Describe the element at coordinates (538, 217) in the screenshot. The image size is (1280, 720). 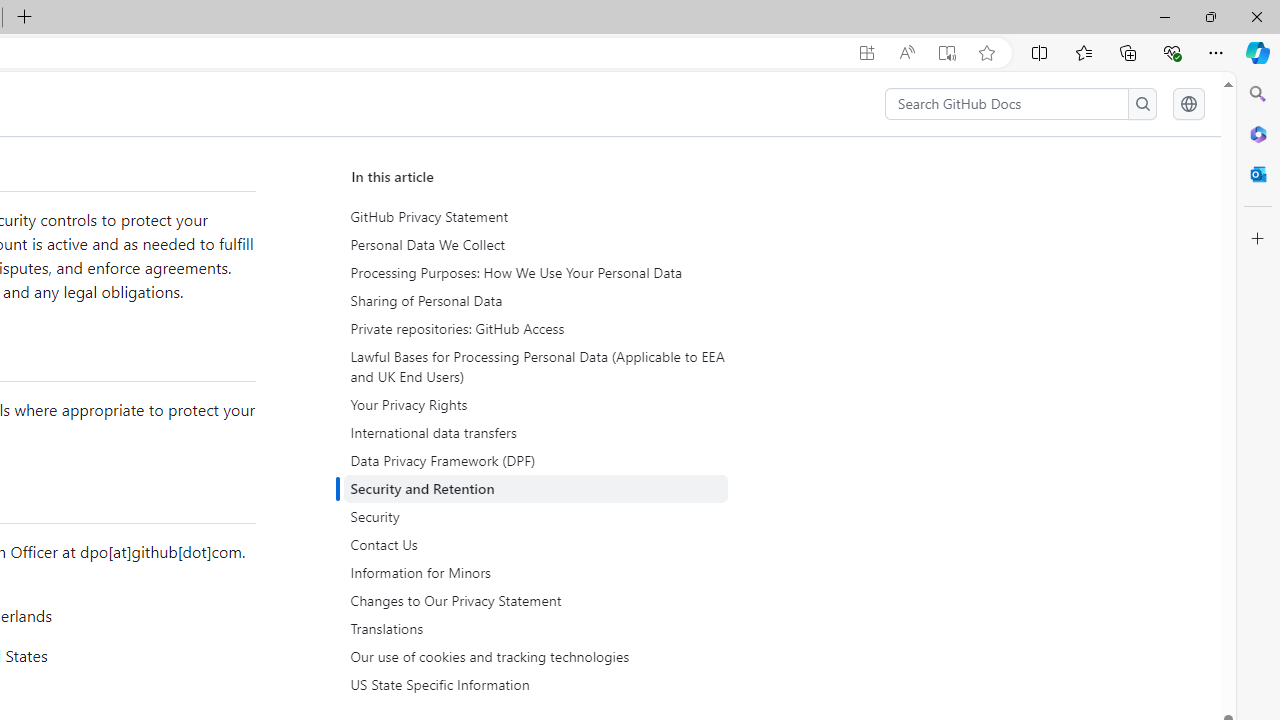
I see `'GitHub Privacy Statement'` at that location.